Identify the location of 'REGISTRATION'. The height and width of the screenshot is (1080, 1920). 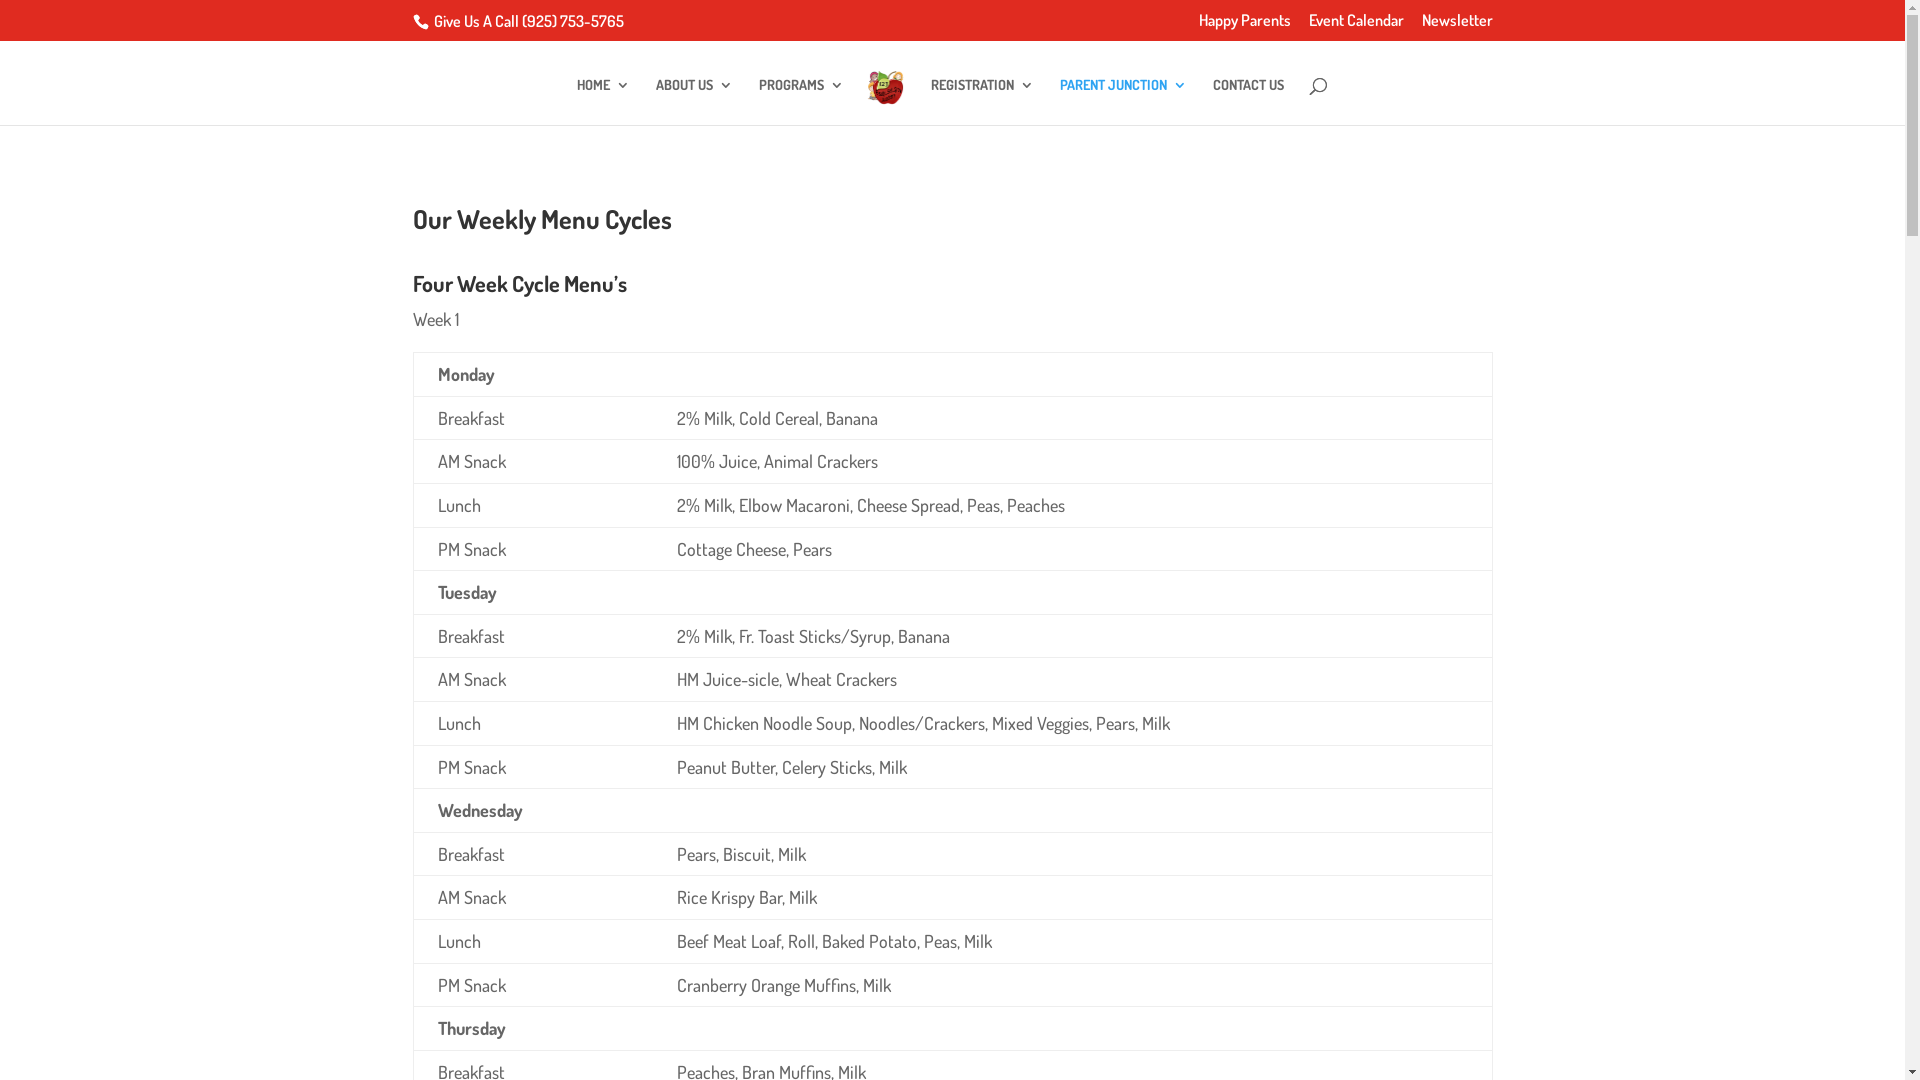
(982, 101).